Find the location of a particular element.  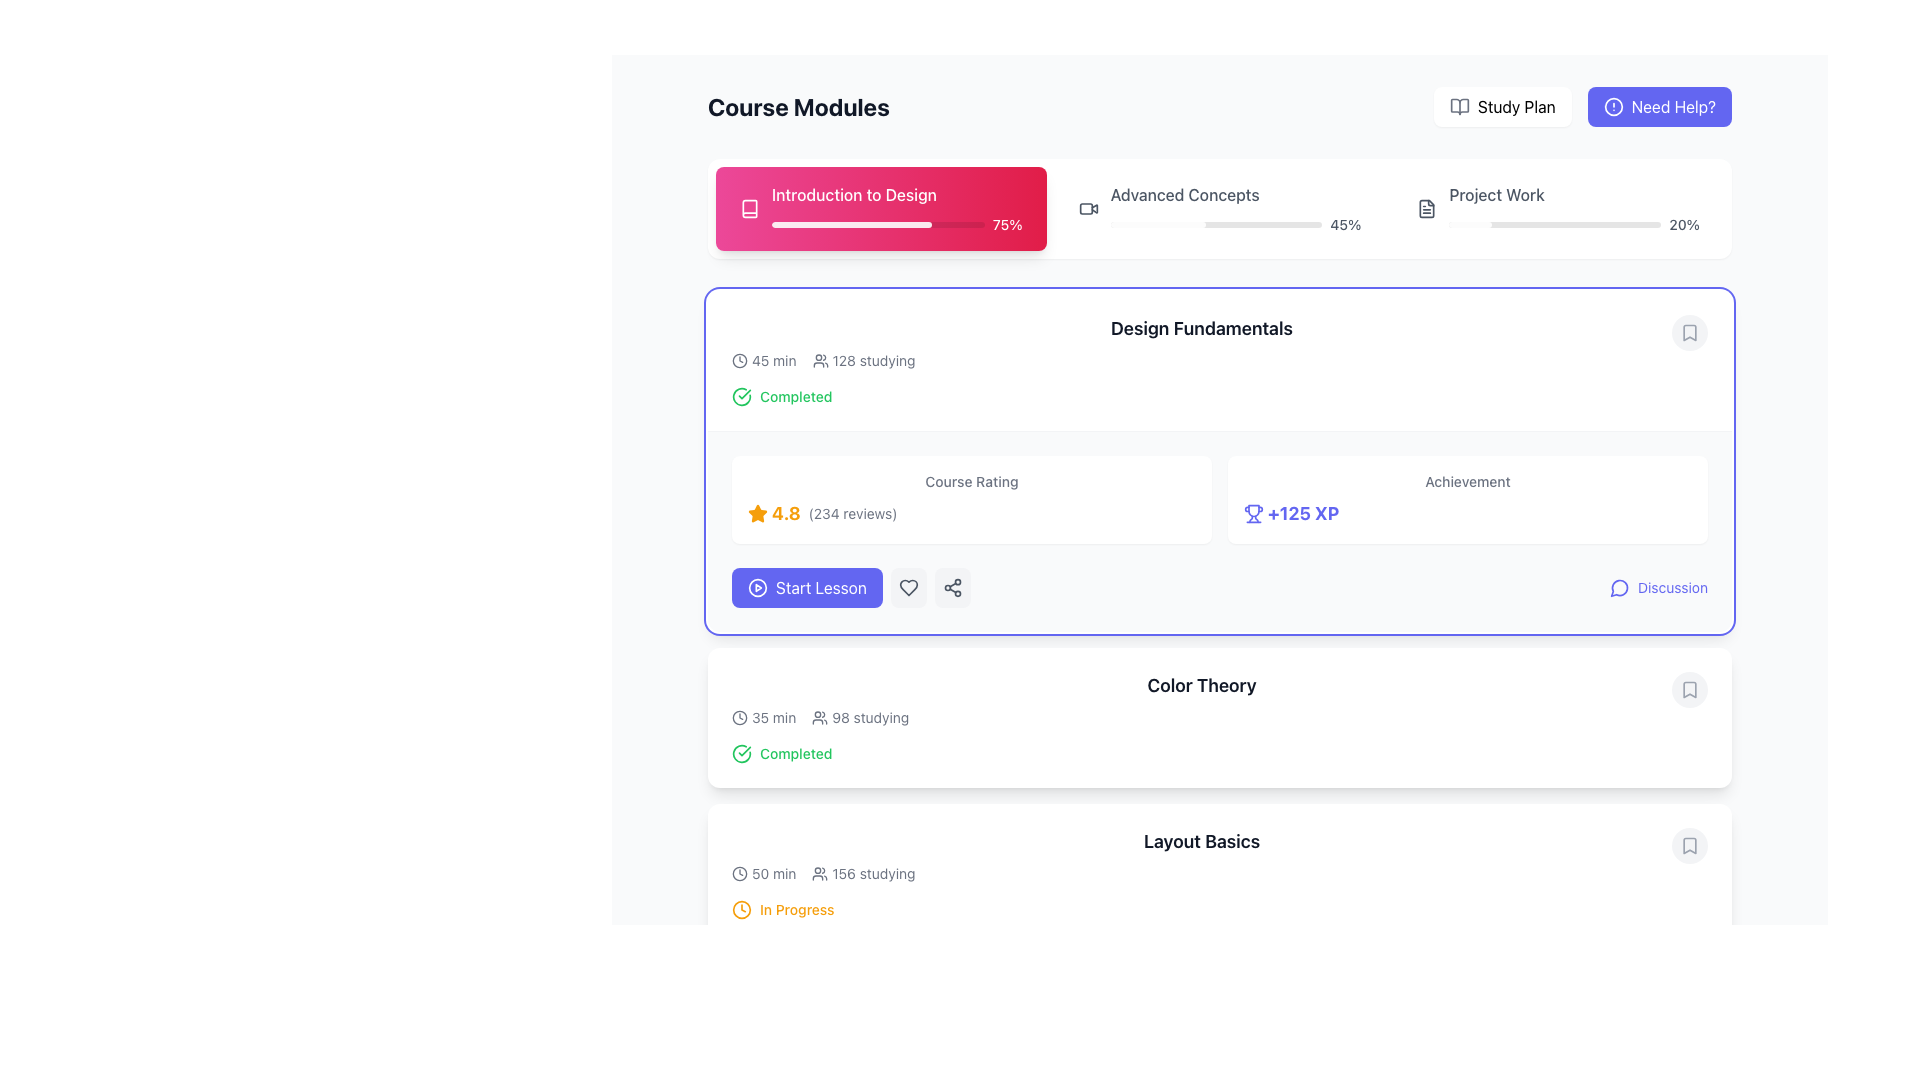

the icon button located at the far right of the 'Color Theory' section to bookmark the course is located at coordinates (1688, 845).